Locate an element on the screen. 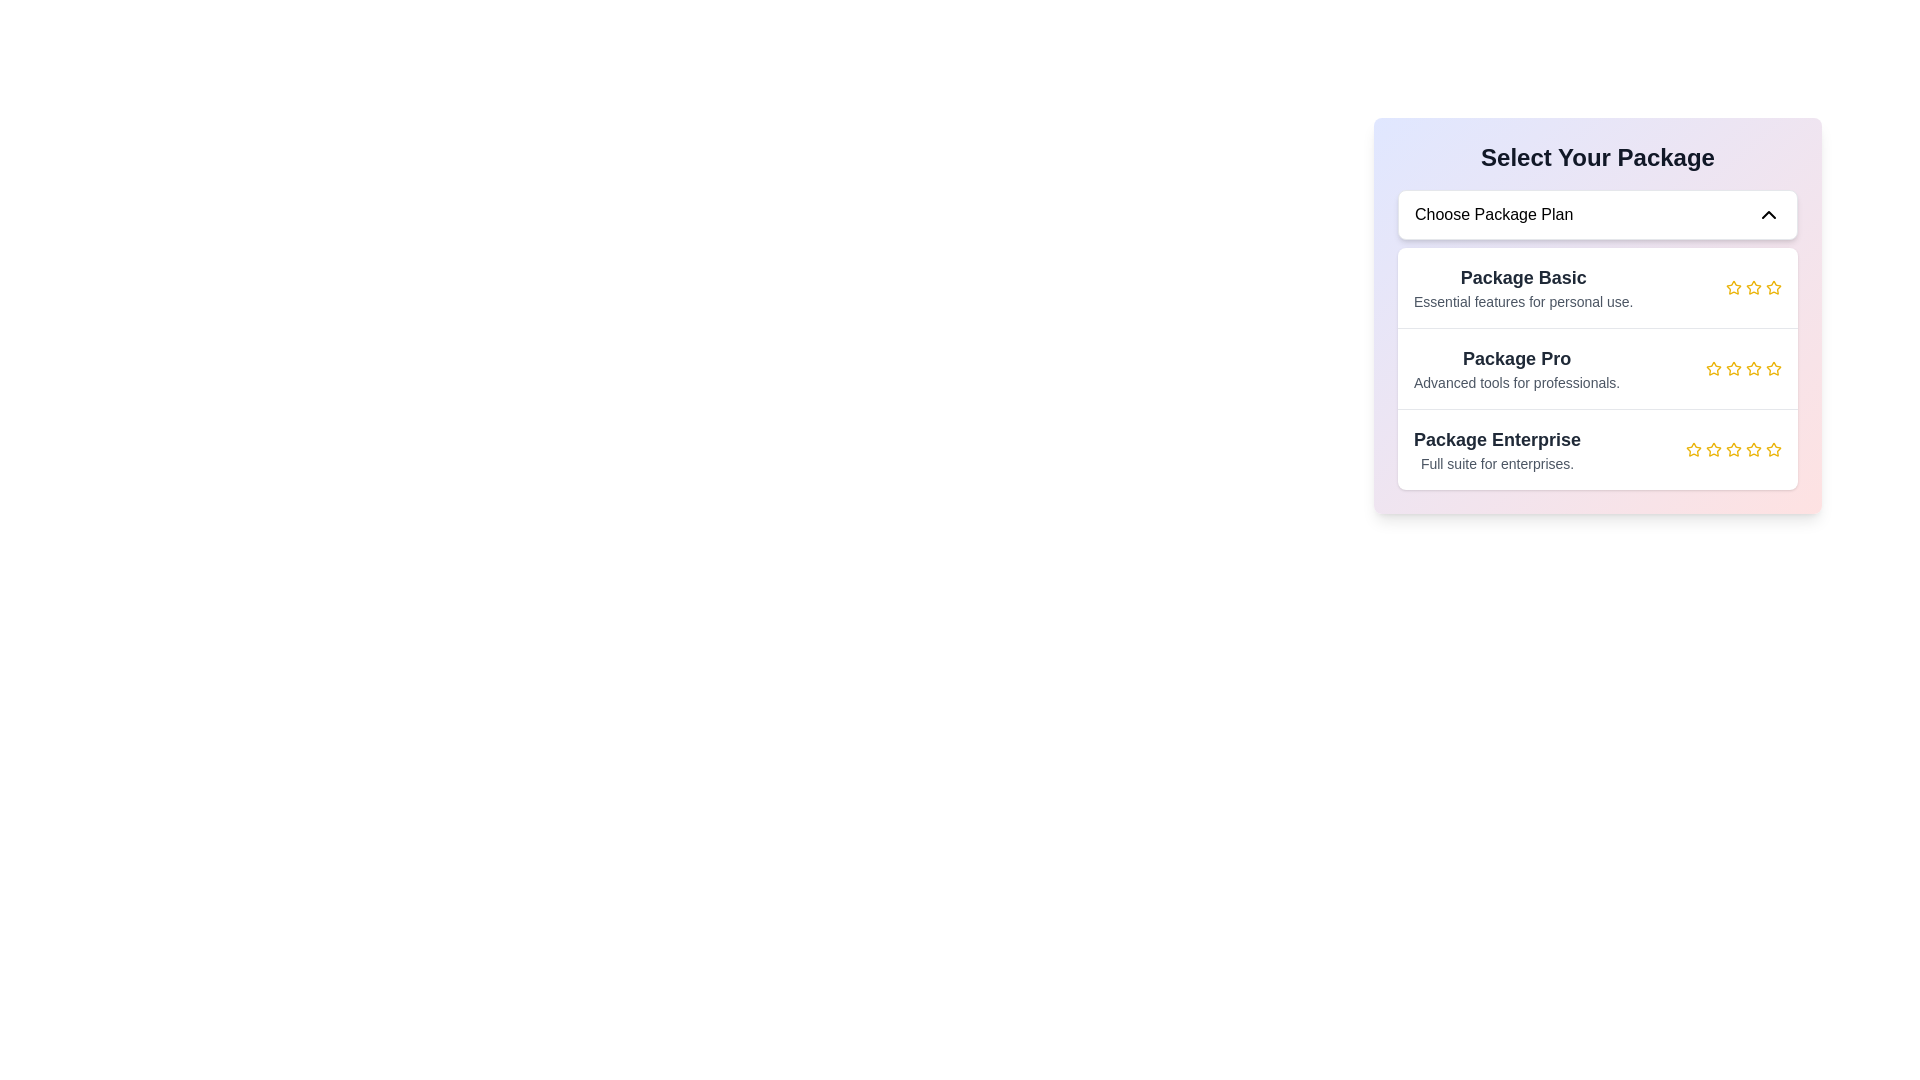 This screenshot has width=1920, height=1080. the first list item representing the basic package option in the selection interface under the 'Choose Package Plan' header is located at coordinates (1597, 288).